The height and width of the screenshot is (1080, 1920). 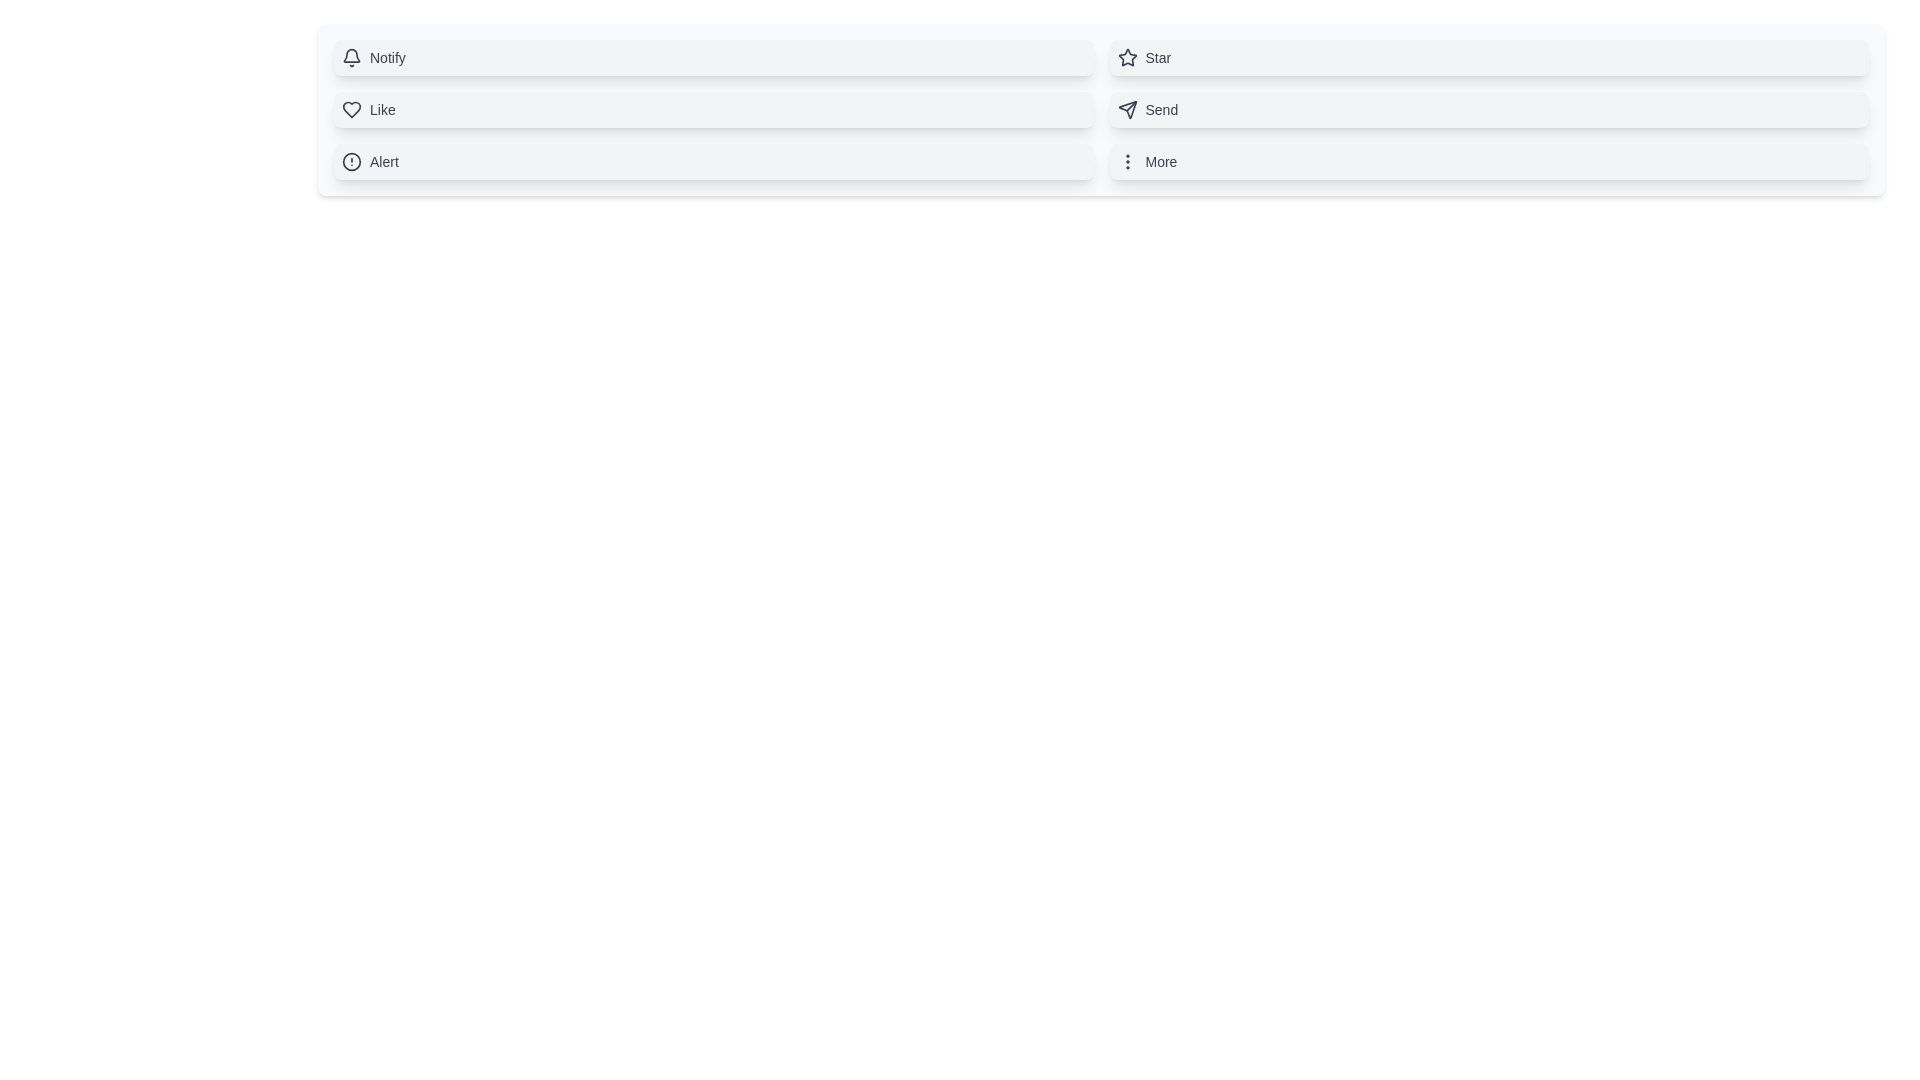 What do you see at coordinates (713, 56) in the screenshot?
I see `the first button in the grid layout, positioned at the top-left` at bounding box center [713, 56].